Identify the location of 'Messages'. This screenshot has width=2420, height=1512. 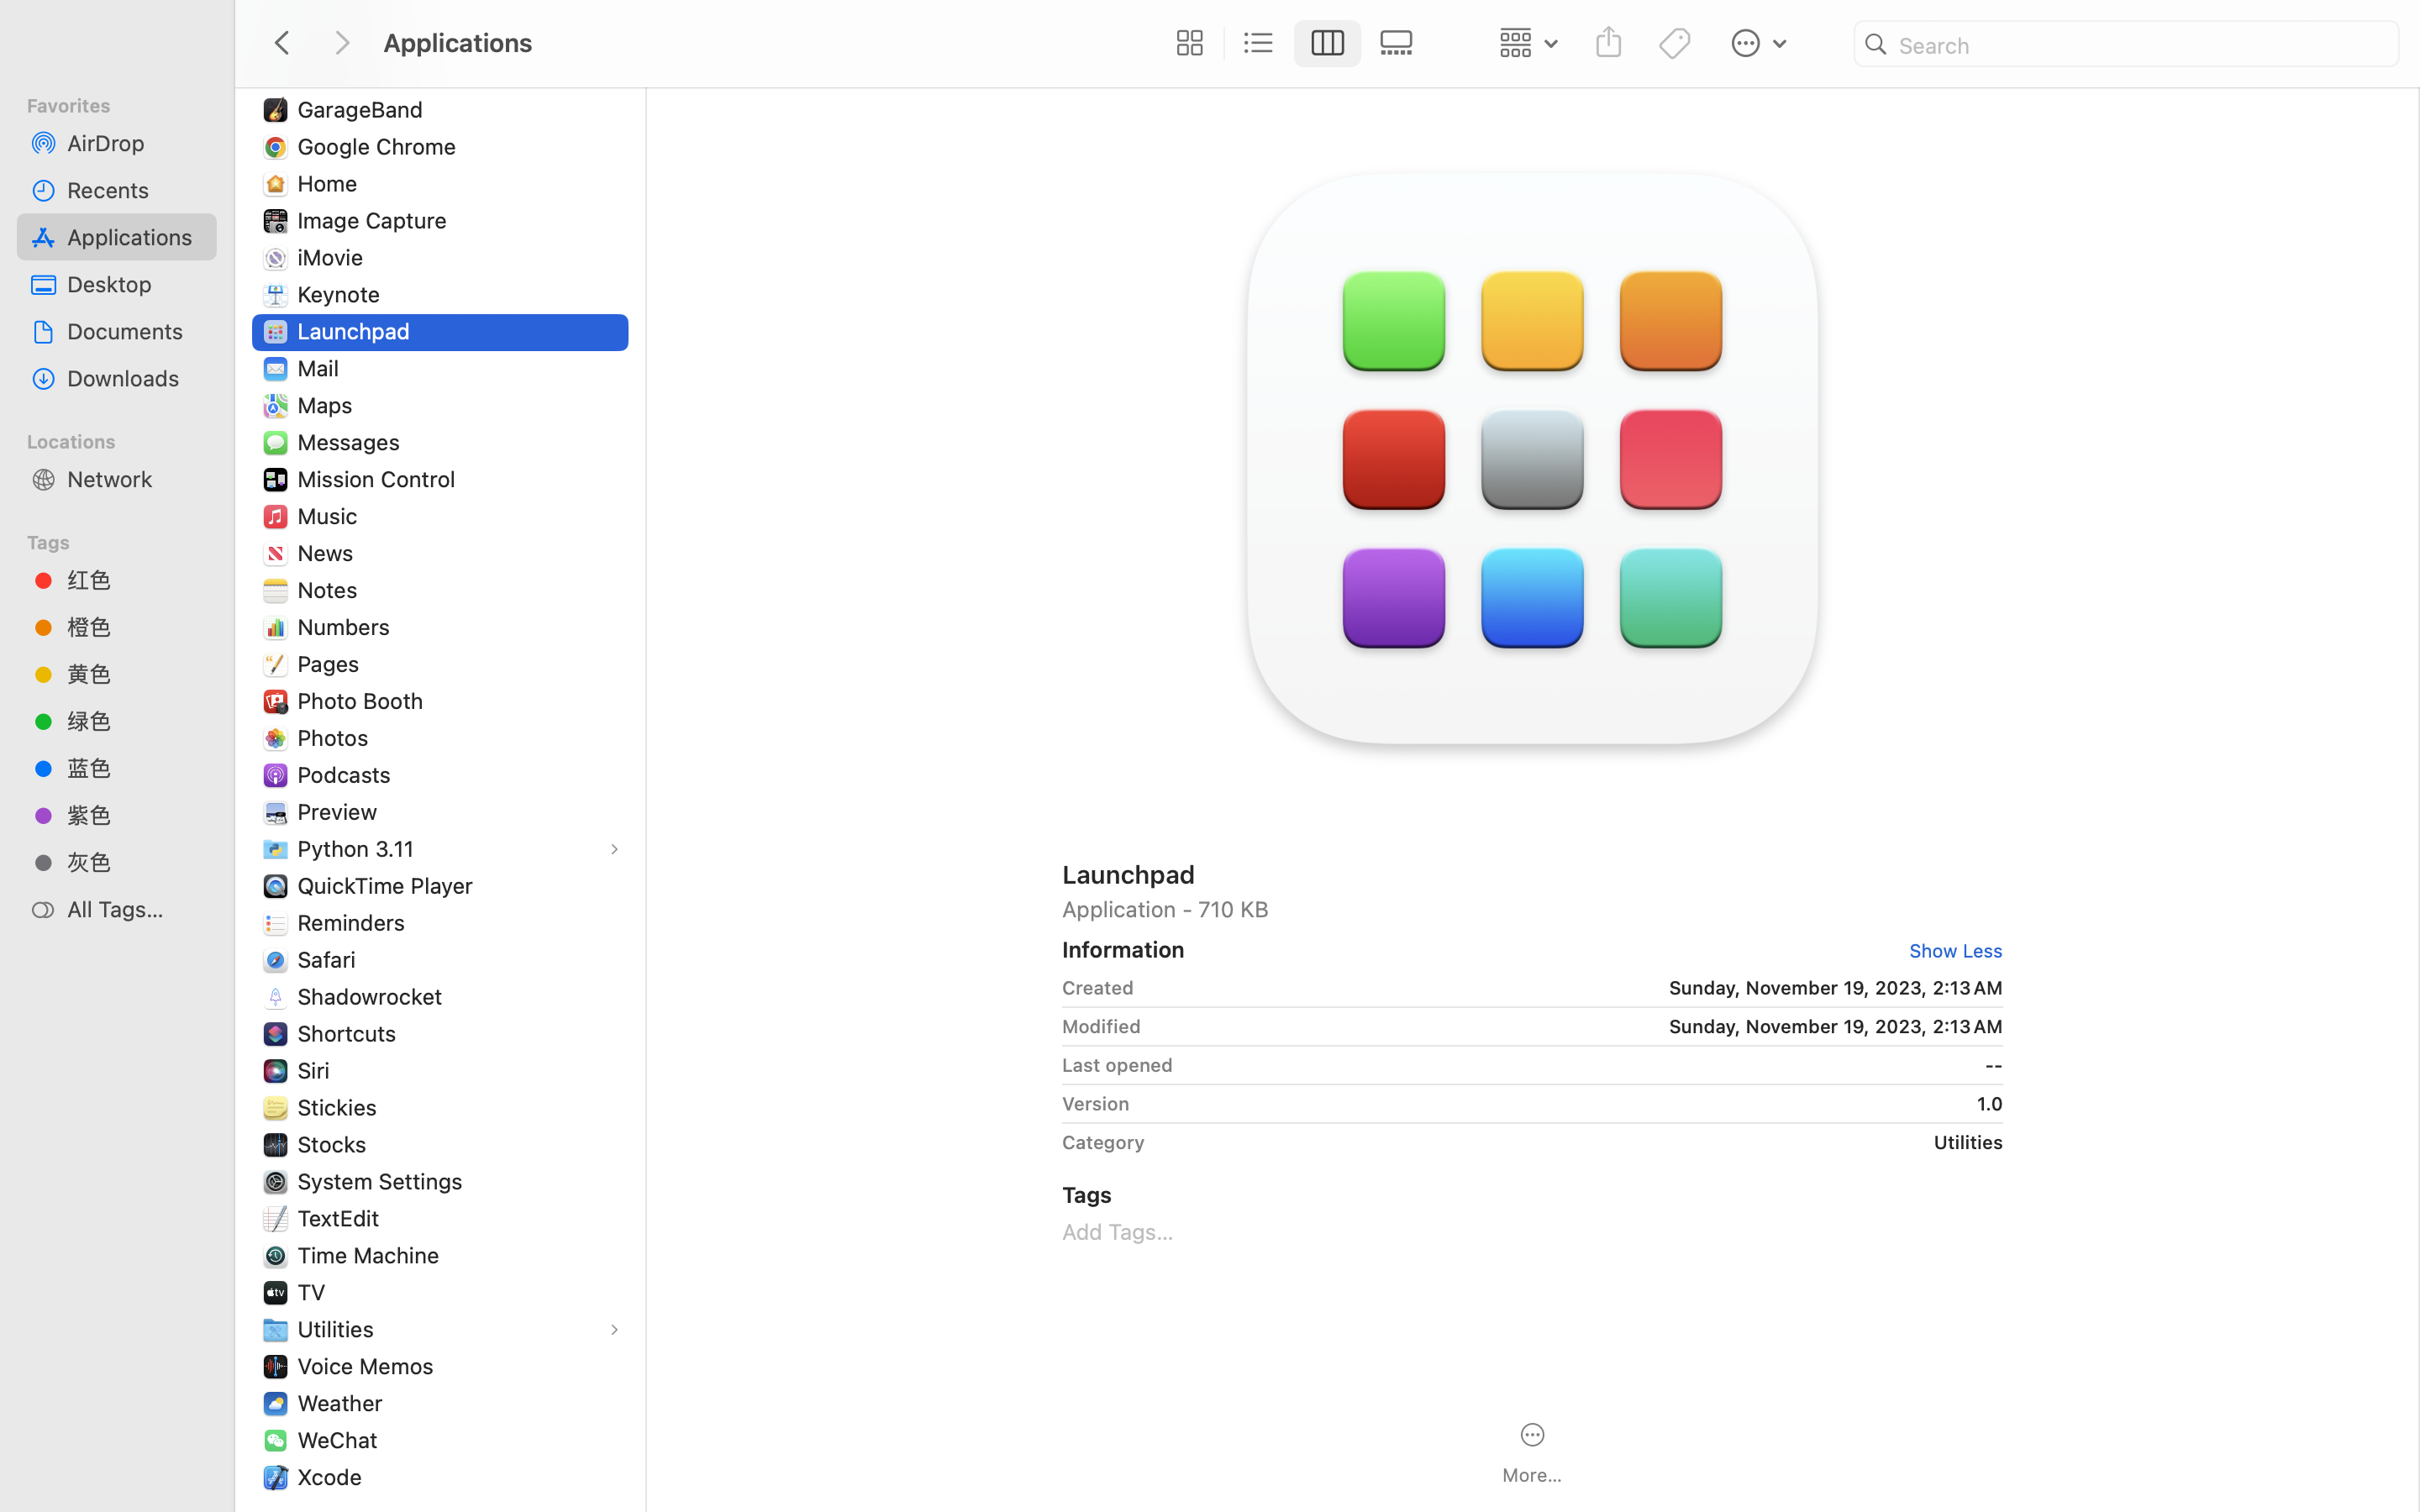
(351, 440).